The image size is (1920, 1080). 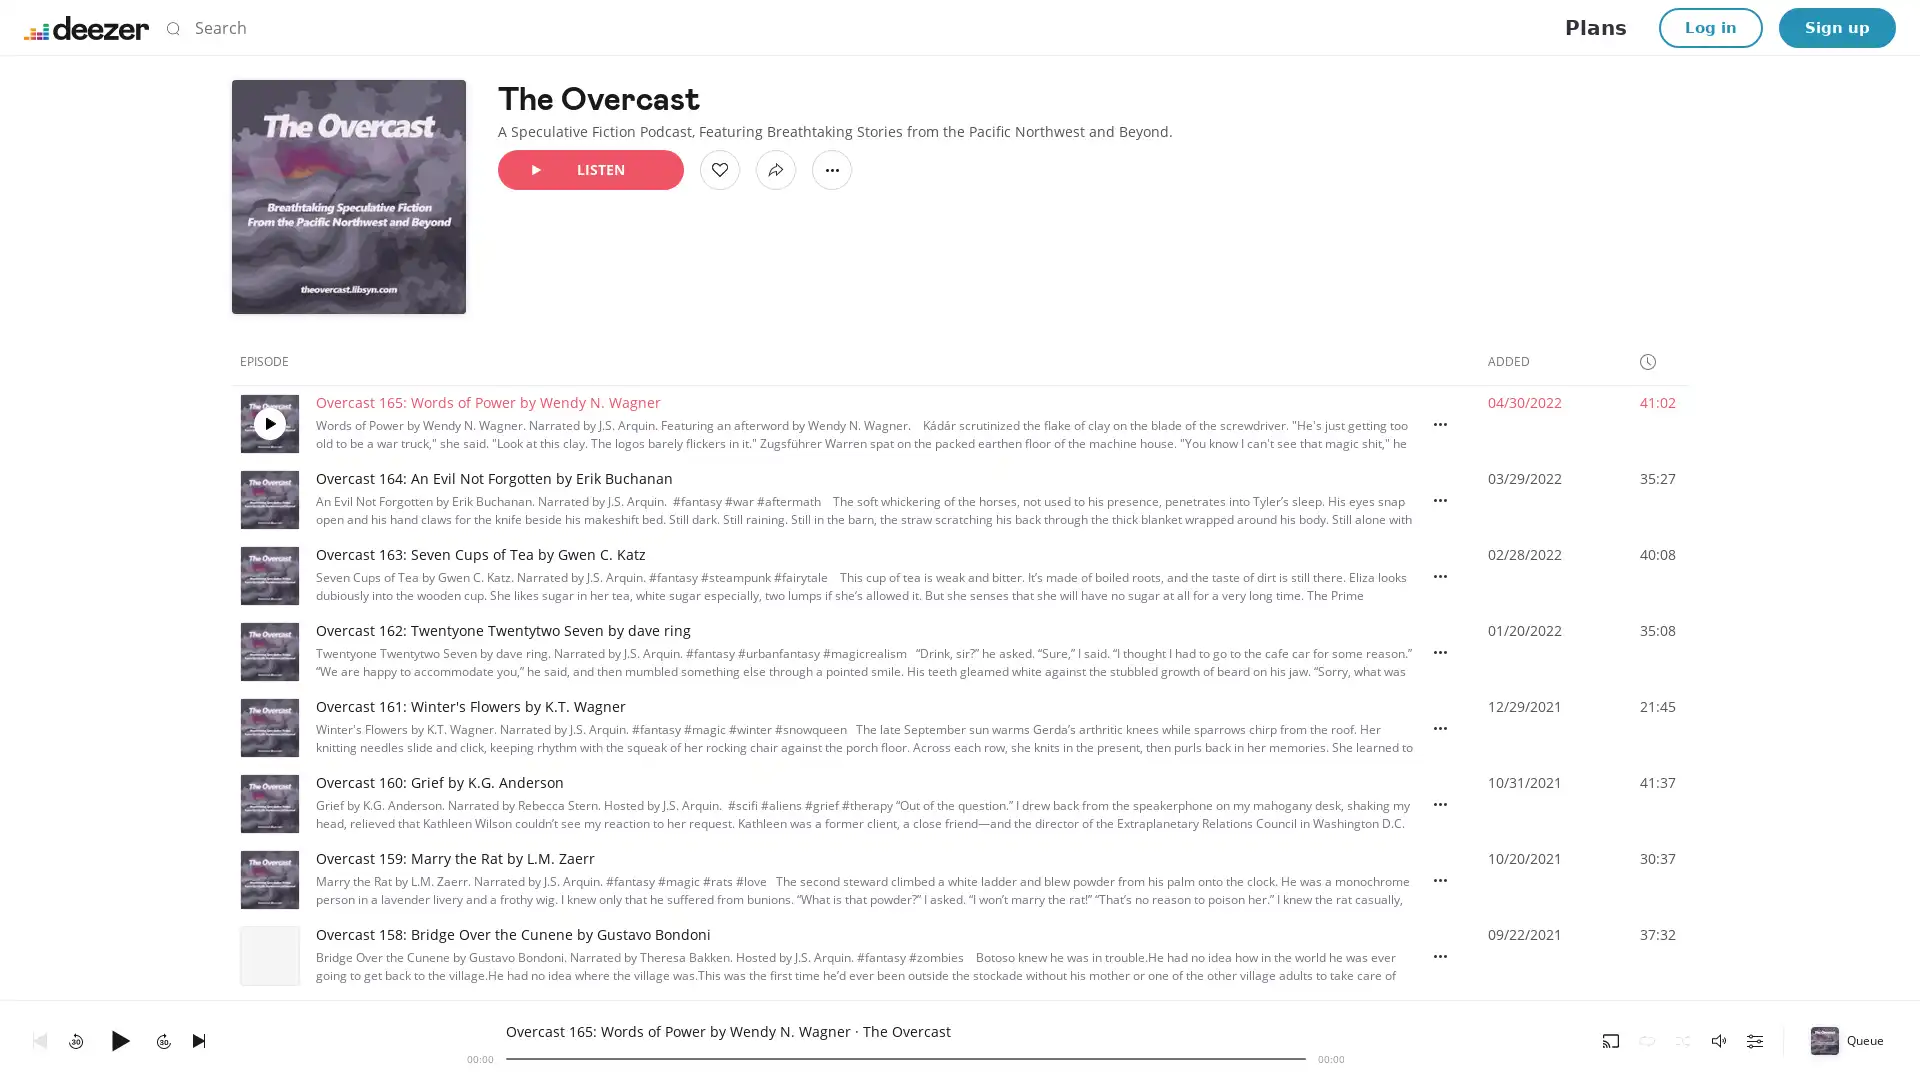 I want to click on Skip back 30 seconds, so click(x=76, y=1039).